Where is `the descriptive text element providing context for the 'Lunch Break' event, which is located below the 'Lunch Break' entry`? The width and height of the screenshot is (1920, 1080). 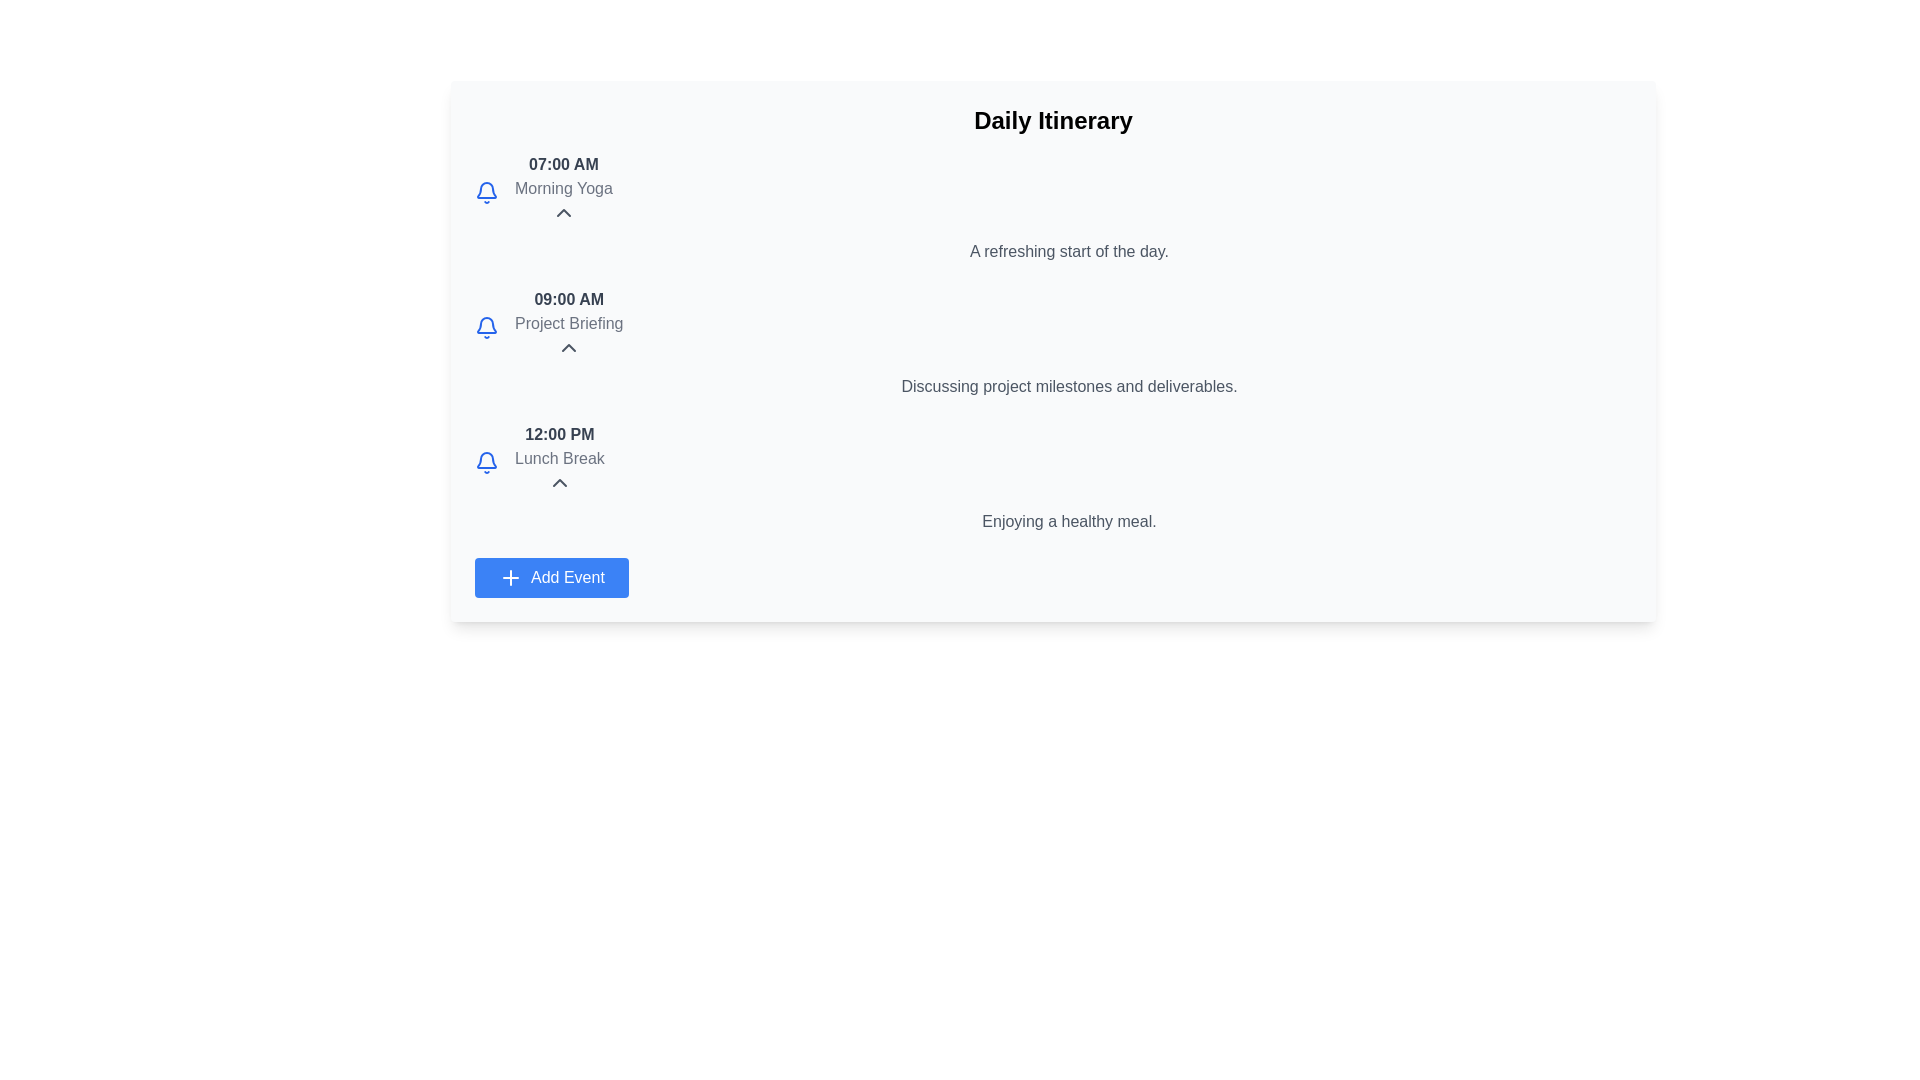
the descriptive text element providing context for the 'Lunch Break' event, which is located below the 'Lunch Break' entry is located at coordinates (1052, 520).